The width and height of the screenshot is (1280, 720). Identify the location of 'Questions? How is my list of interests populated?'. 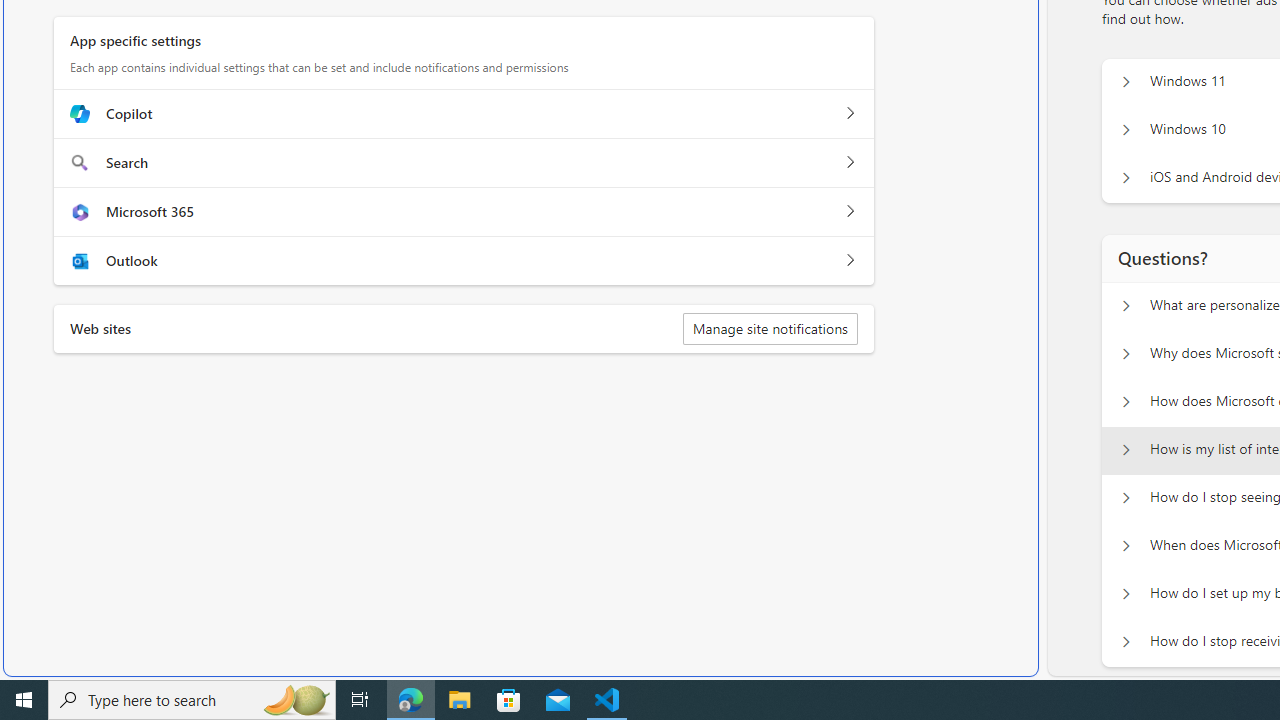
(1125, 450).